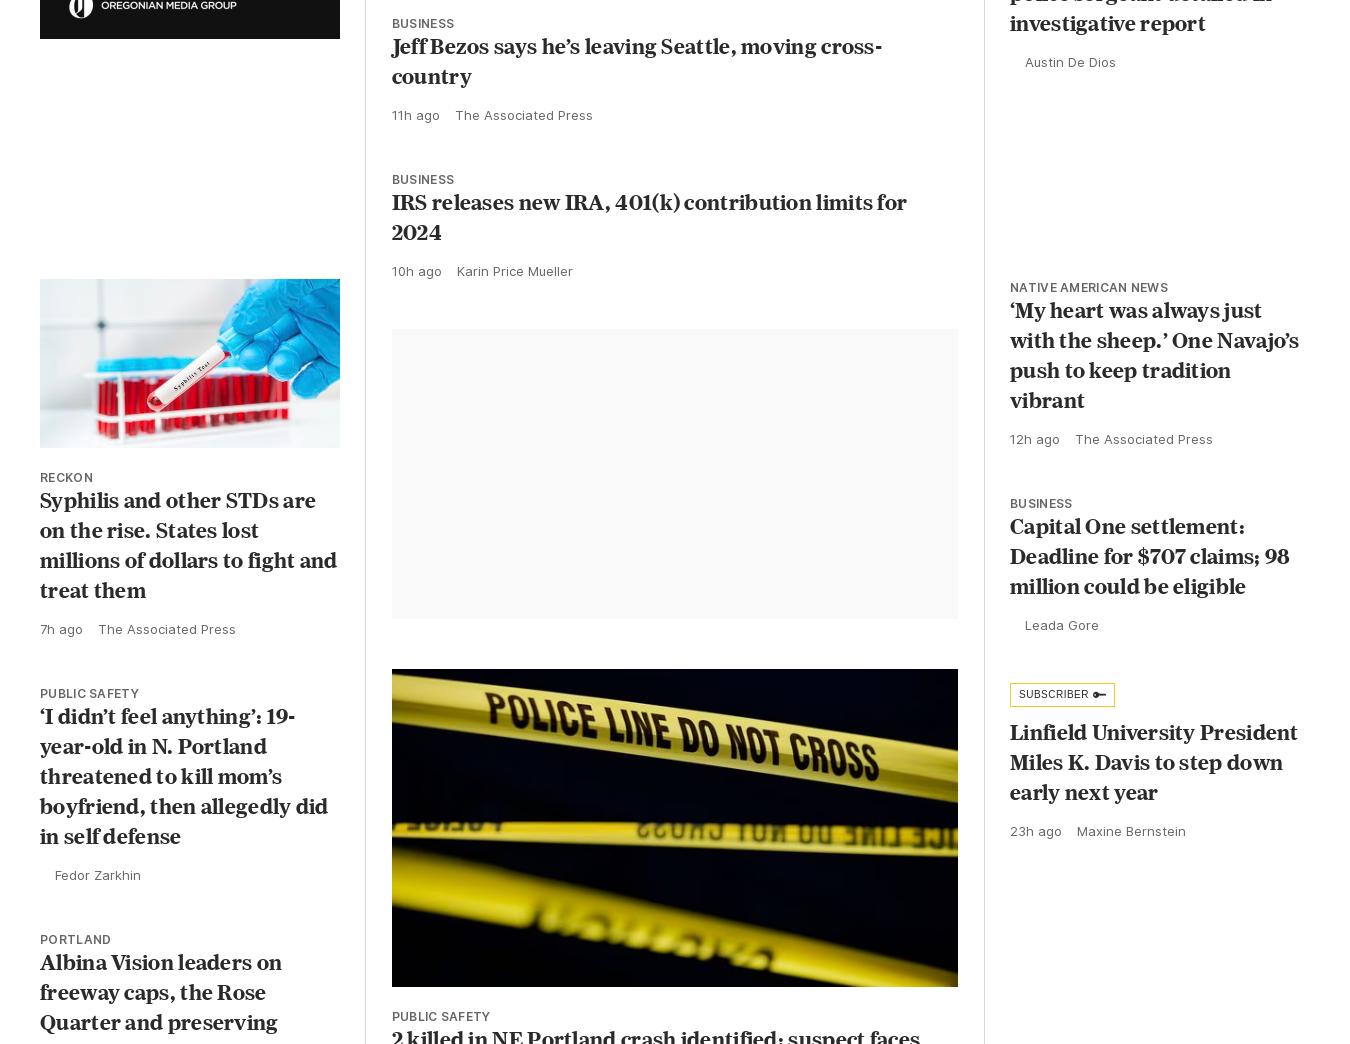 This screenshot has height=1044, width=1350. Describe the element at coordinates (1035, 455) in the screenshot. I see `'12h ago'` at that location.